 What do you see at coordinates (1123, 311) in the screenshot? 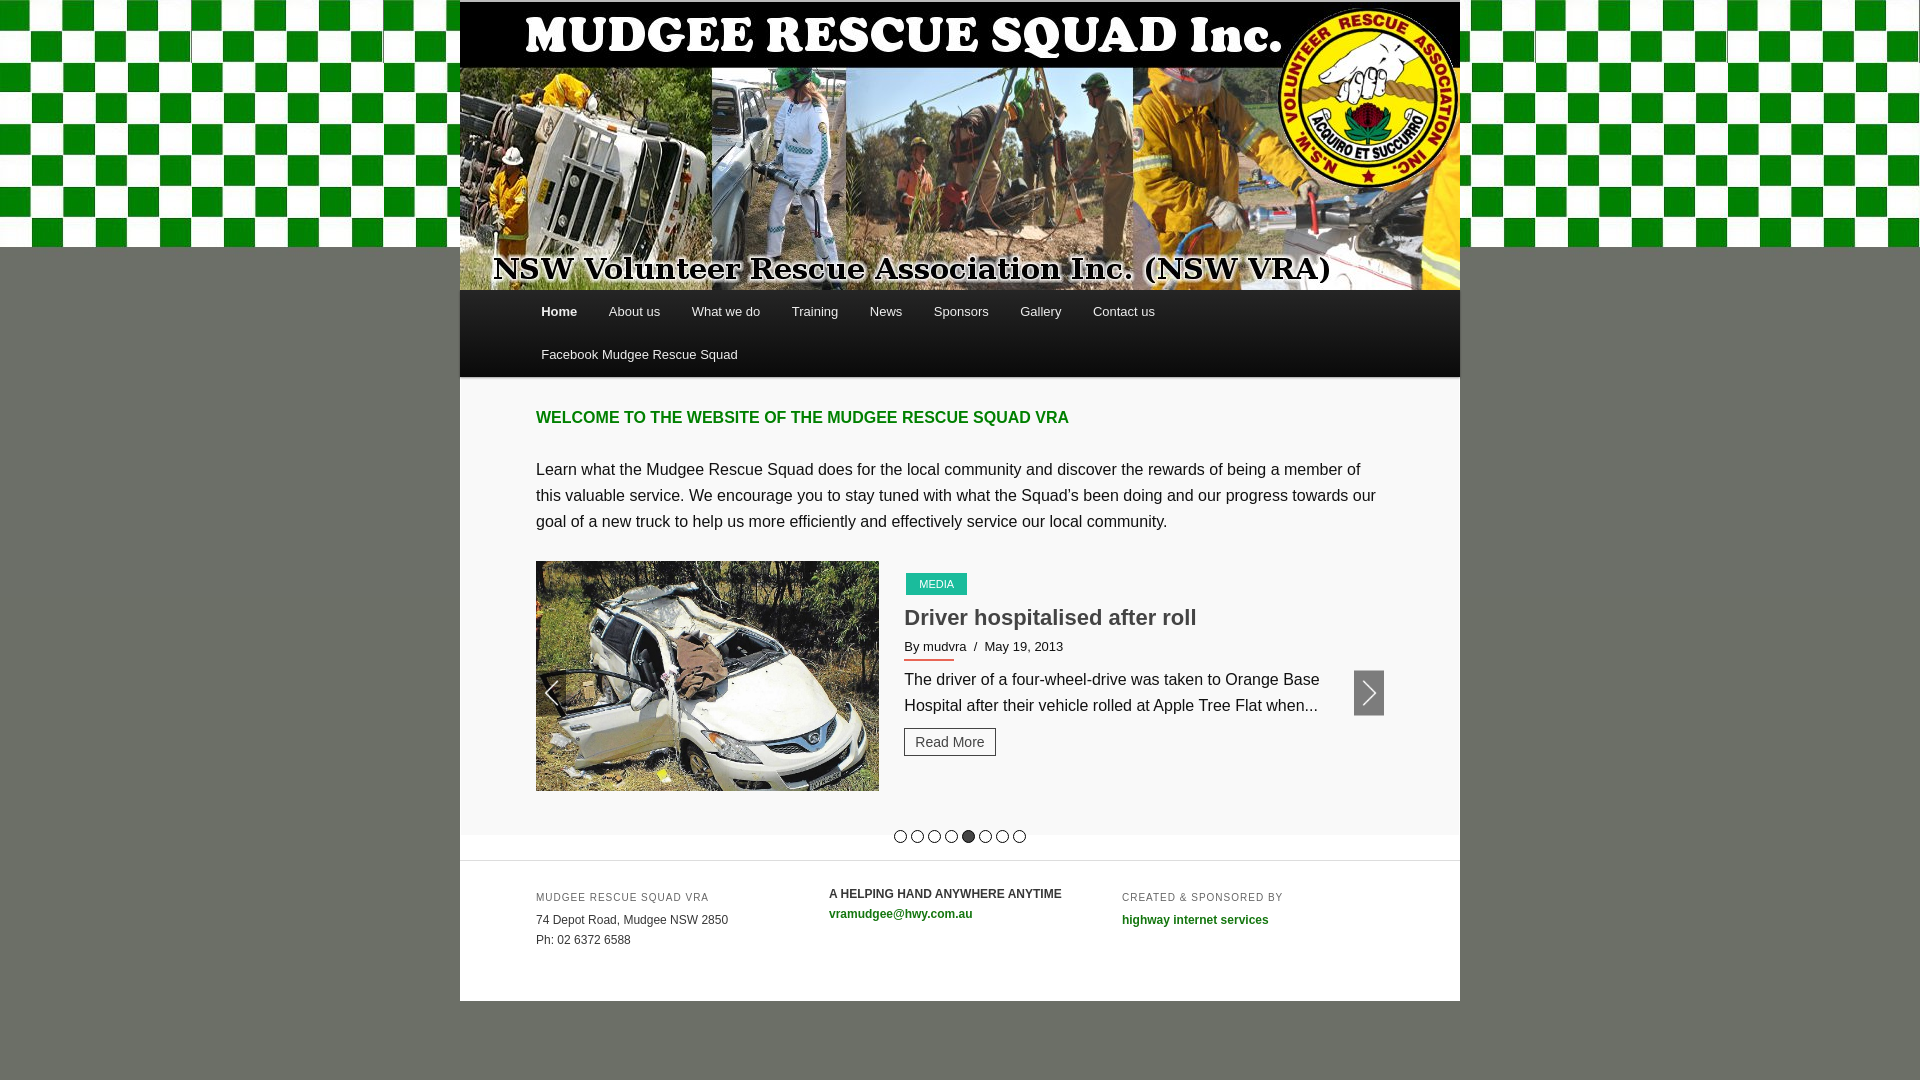
I see `'Contact us'` at bounding box center [1123, 311].